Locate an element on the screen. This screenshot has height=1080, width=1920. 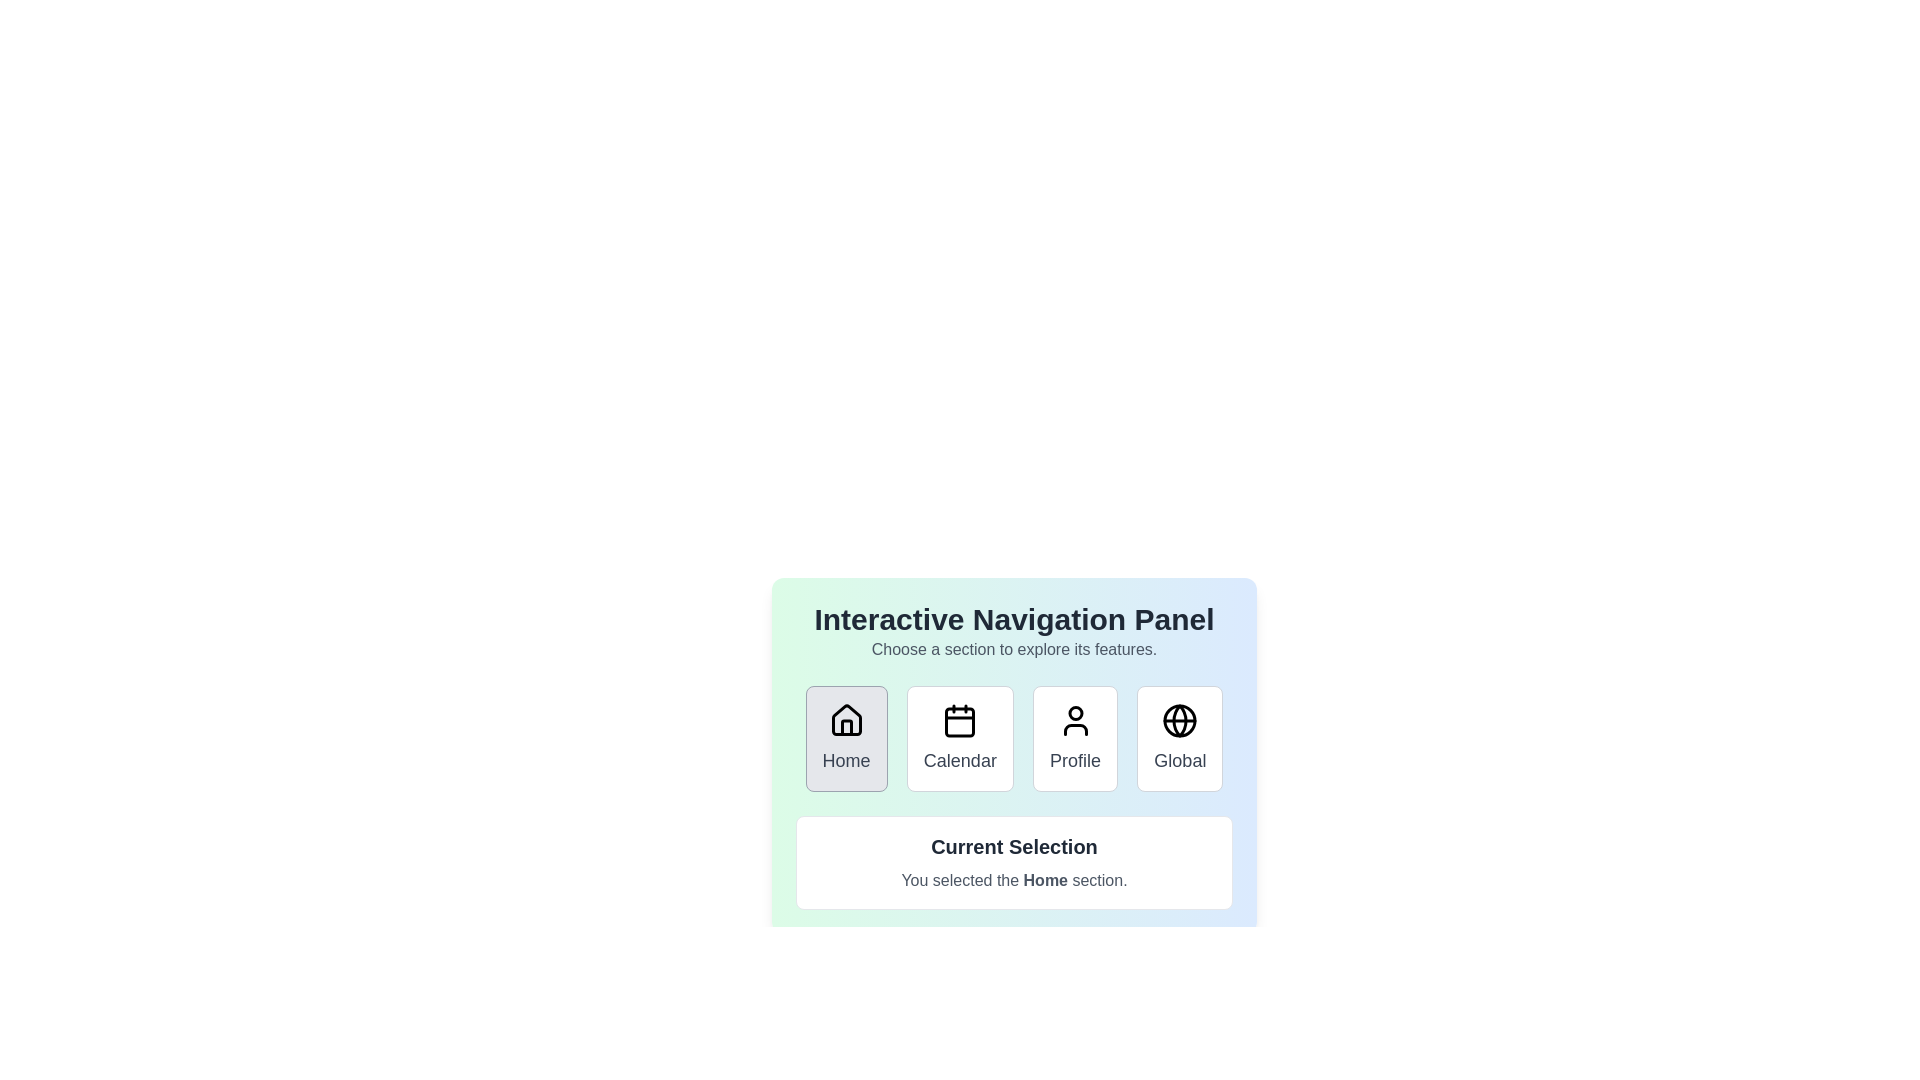
the monochrome house icon located at the top of the 'Home' button in the navigation panel to activate hover effects is located at coordinates (846, 721).